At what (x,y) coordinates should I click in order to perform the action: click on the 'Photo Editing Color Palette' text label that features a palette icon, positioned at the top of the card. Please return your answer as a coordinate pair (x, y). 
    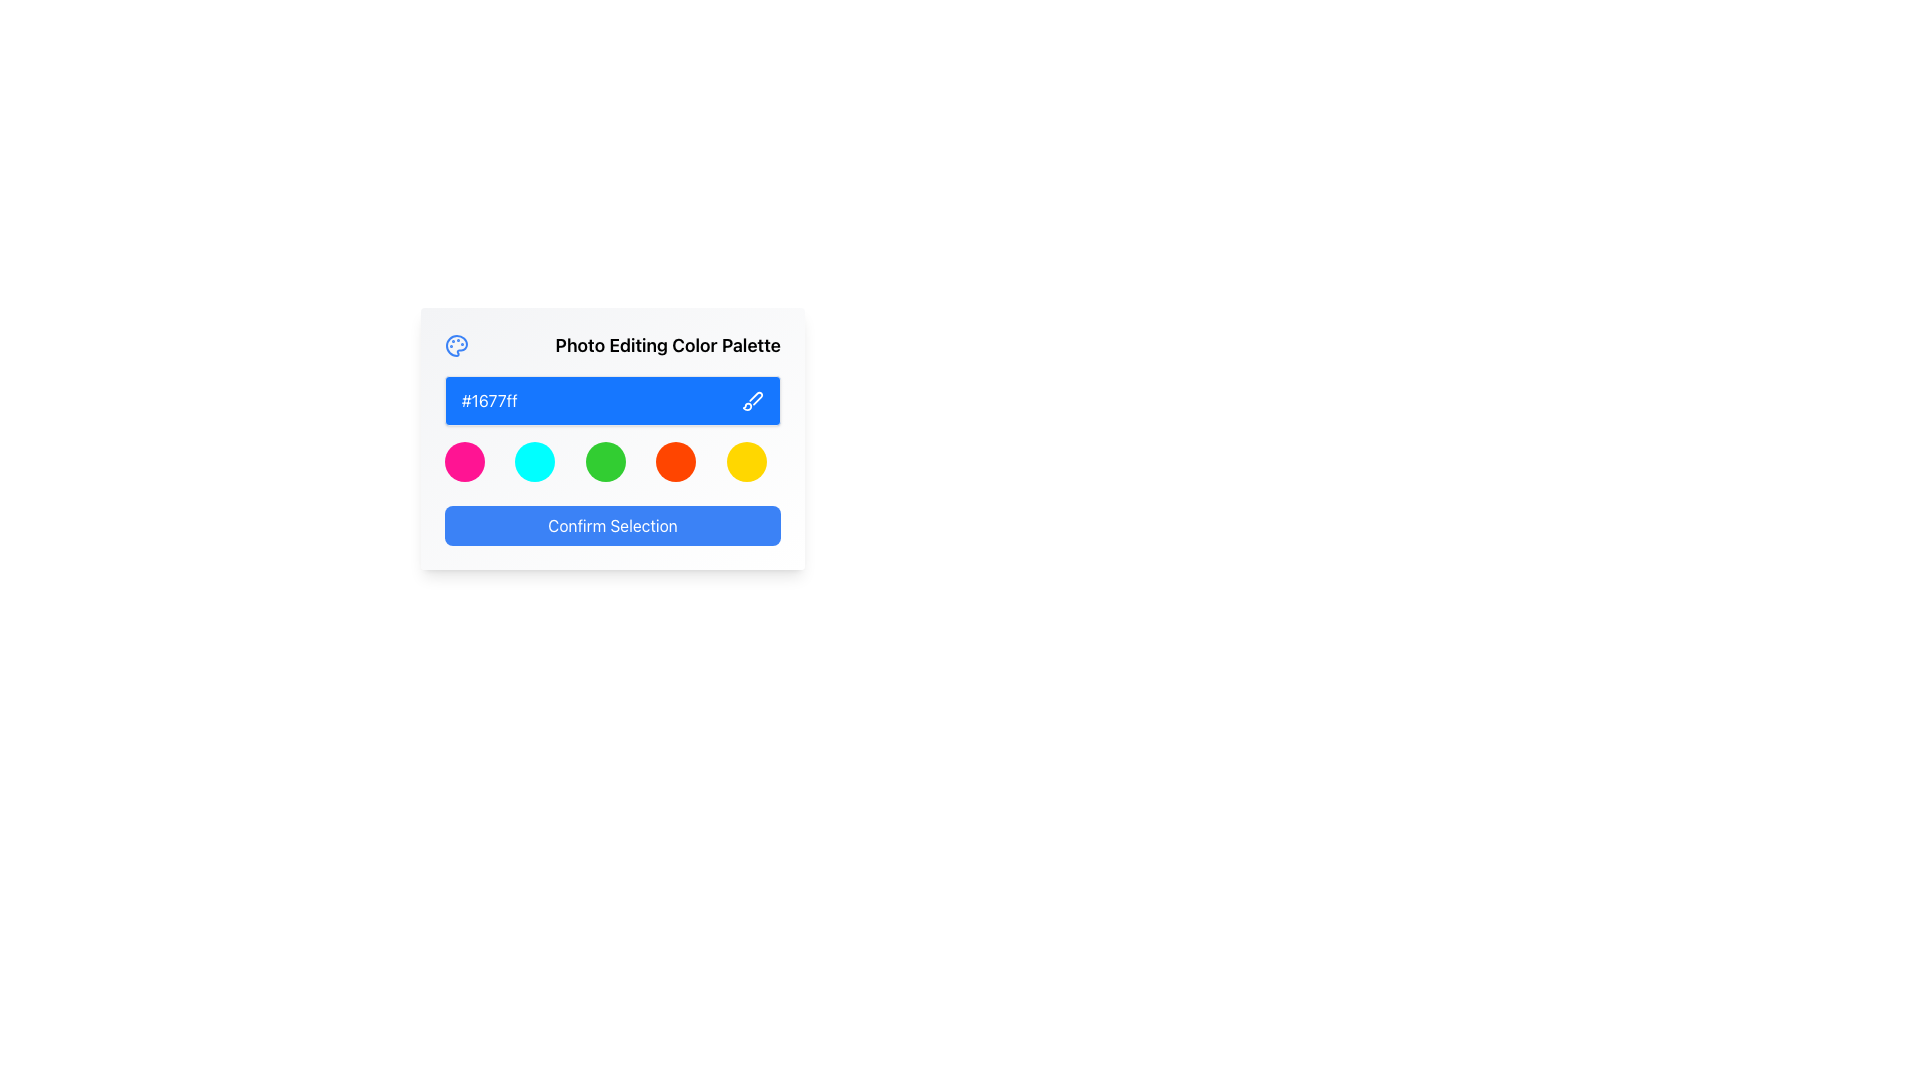
    Looking at the image, I should click on (612, 345).